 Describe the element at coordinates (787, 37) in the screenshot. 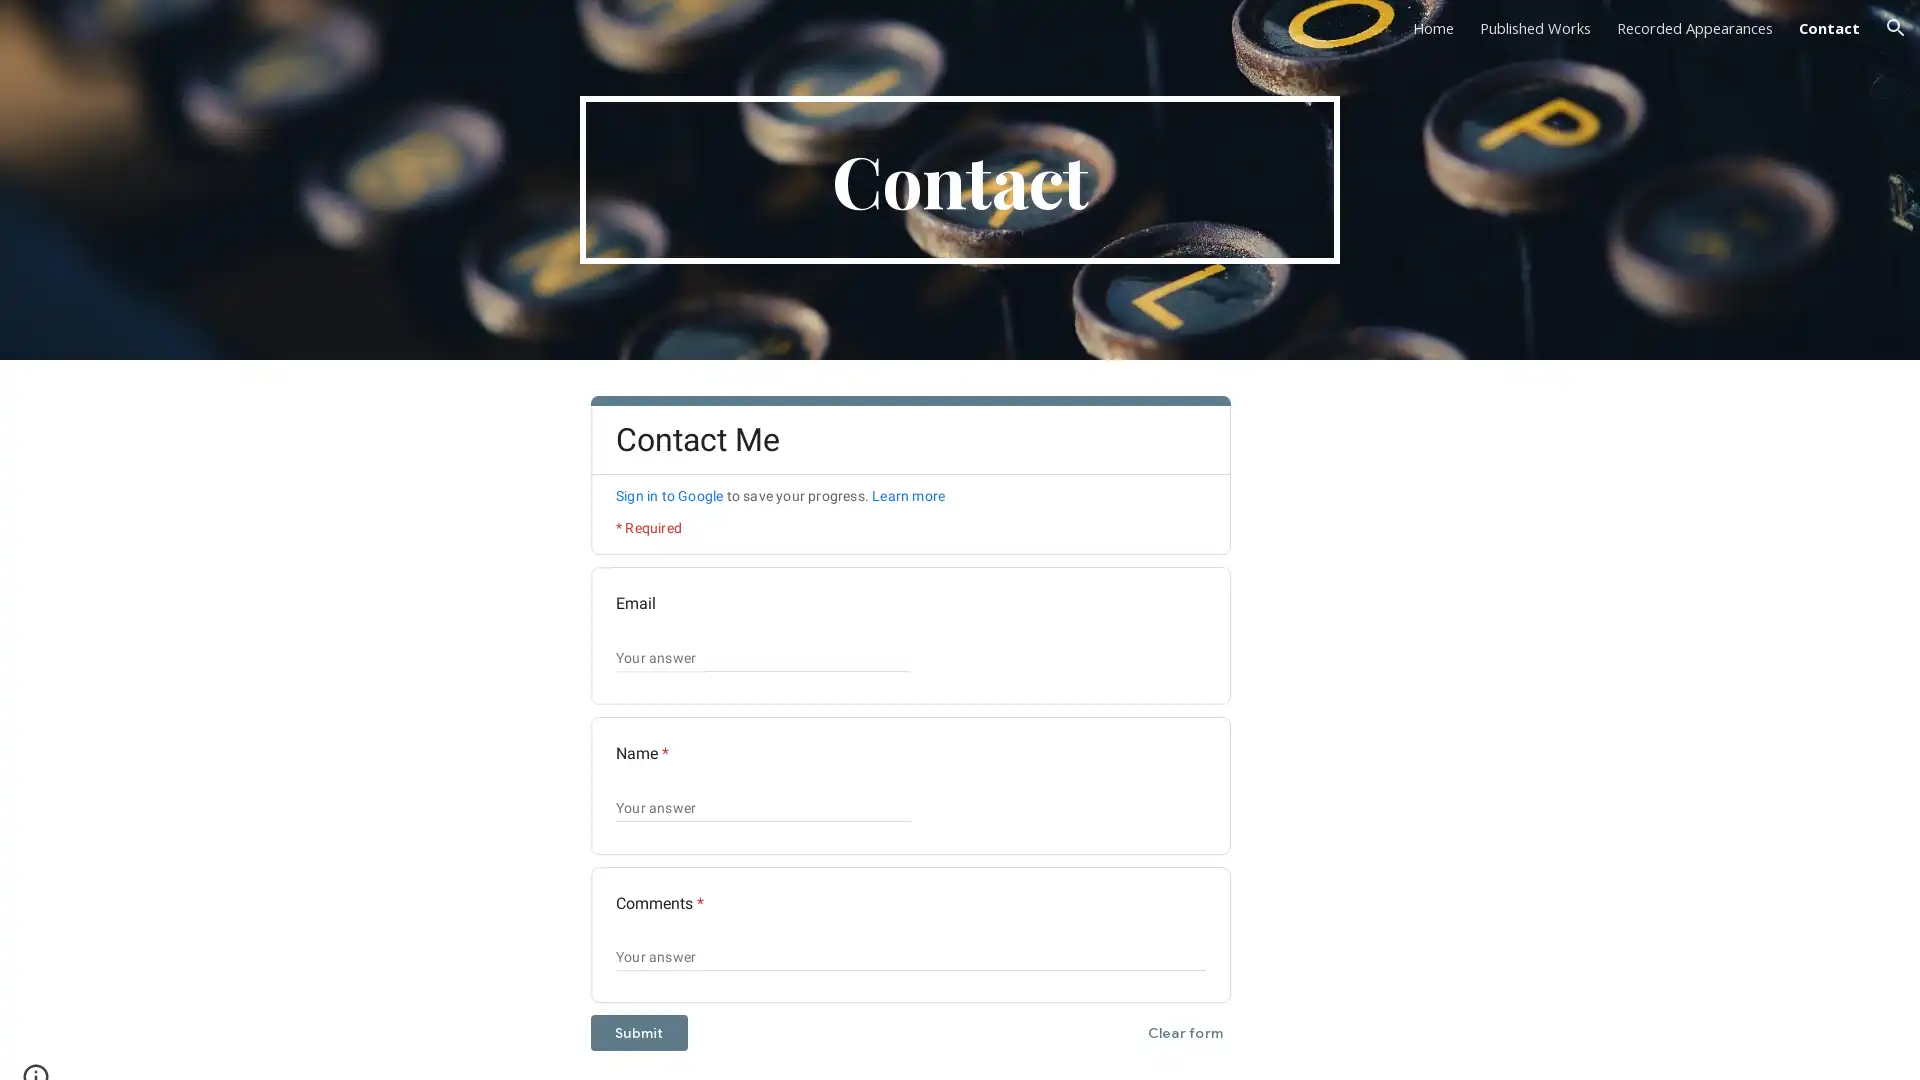

I see `Skip to main content` at that location.